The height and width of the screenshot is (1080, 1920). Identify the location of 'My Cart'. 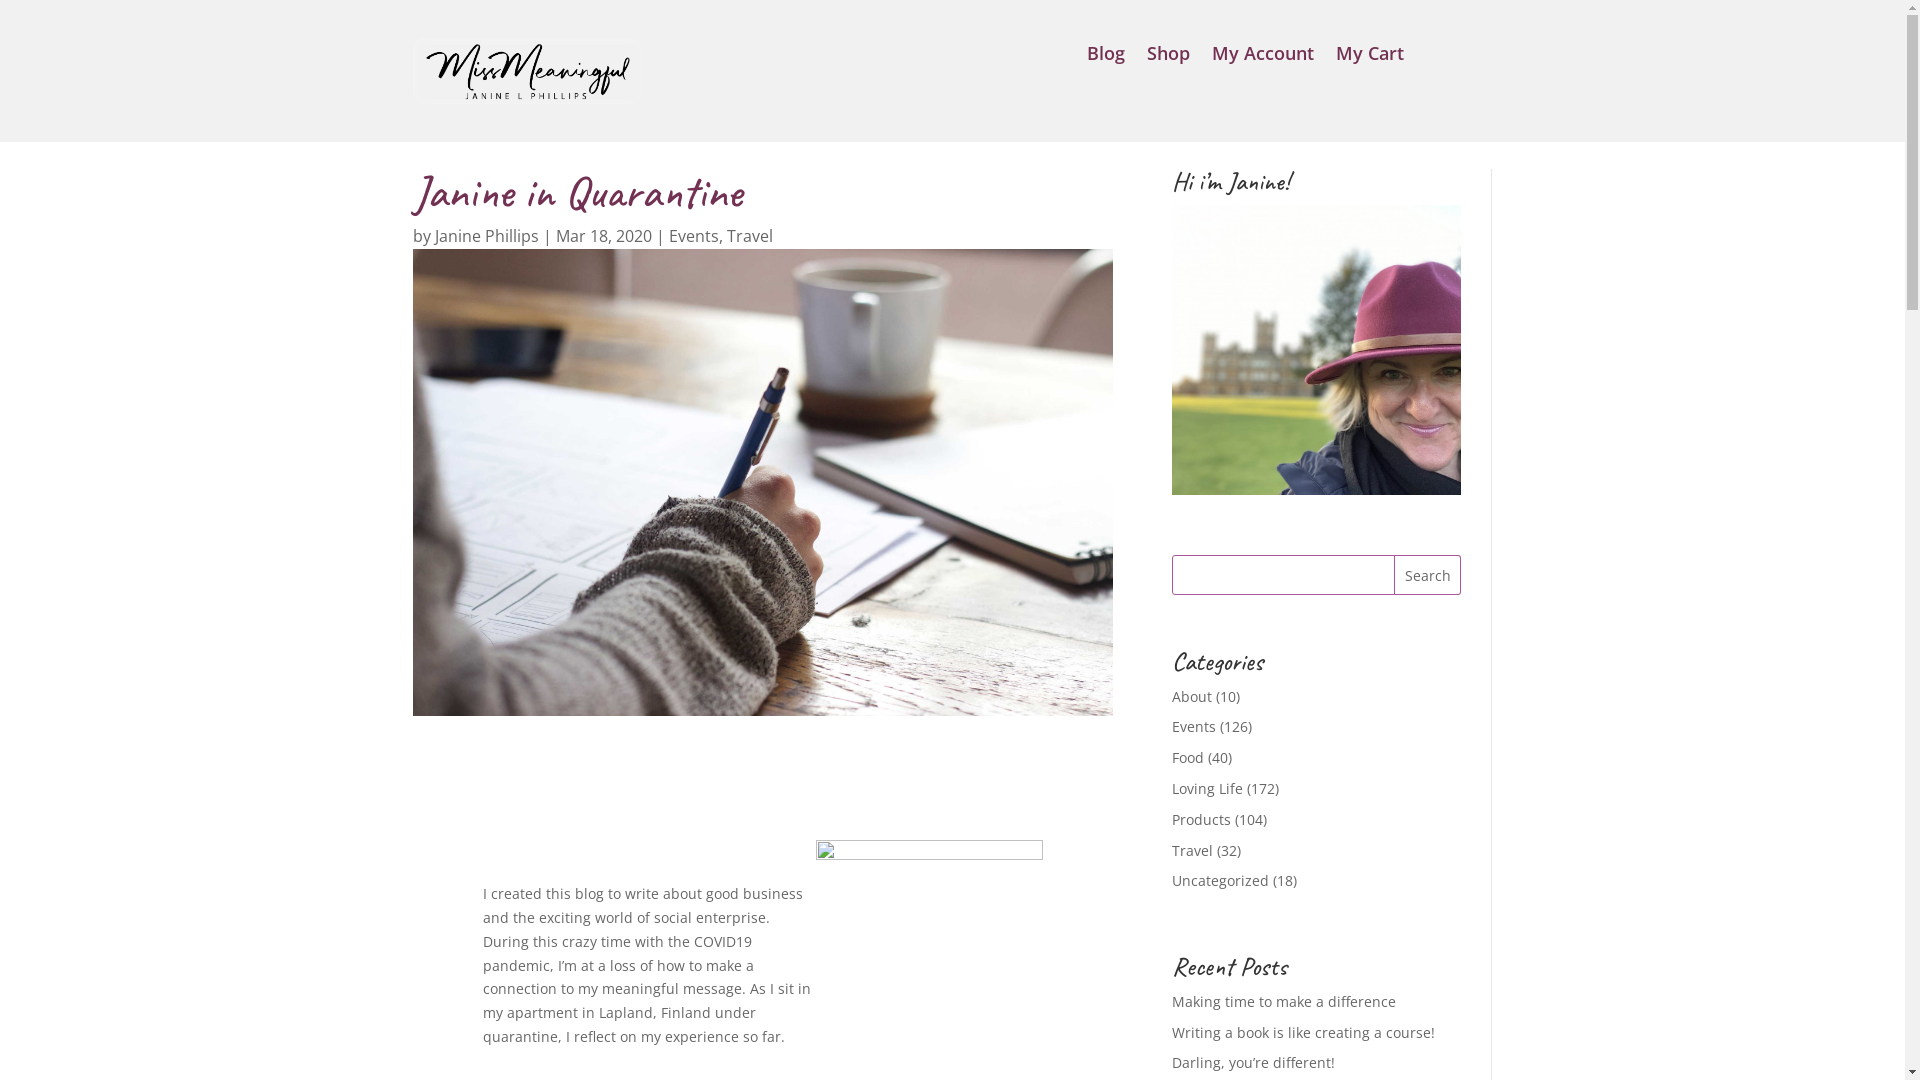
(1368, 56).